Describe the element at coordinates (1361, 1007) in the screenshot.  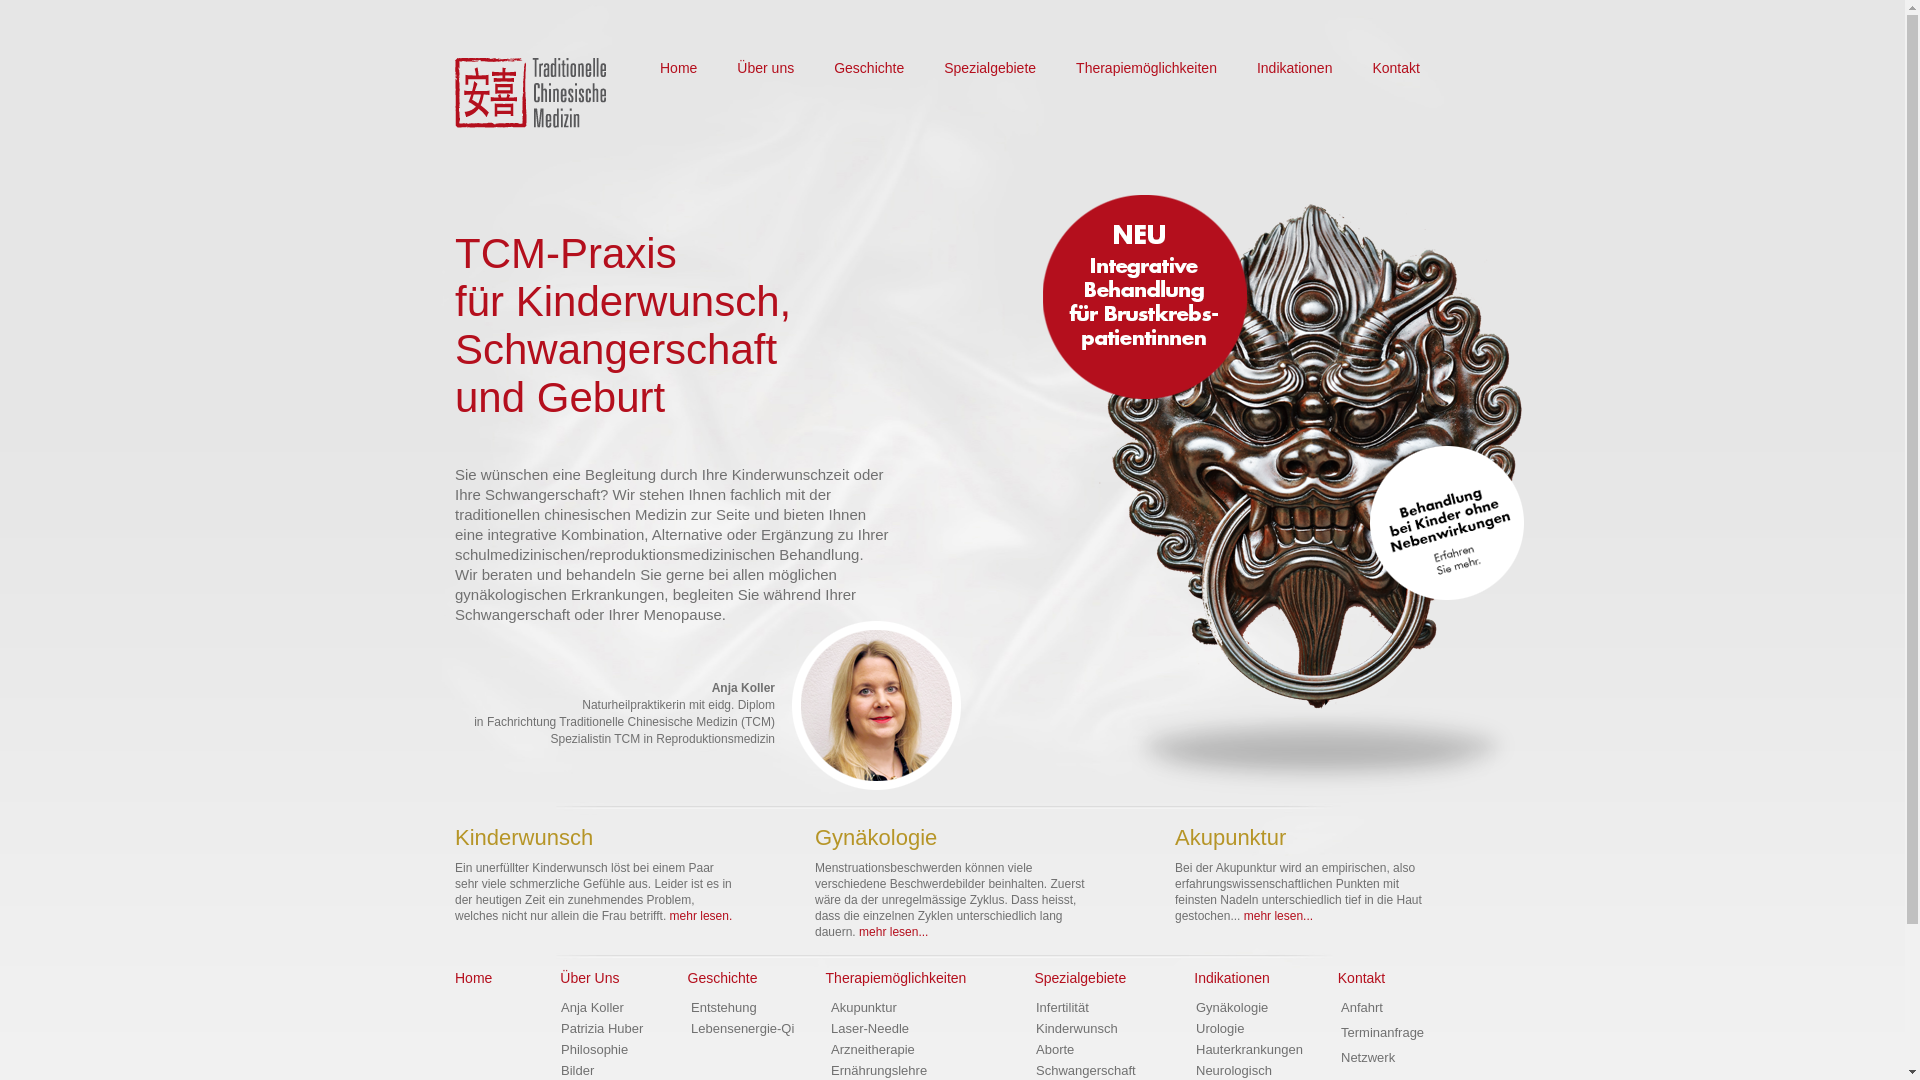
I see `'Anfahrt'` at that location.